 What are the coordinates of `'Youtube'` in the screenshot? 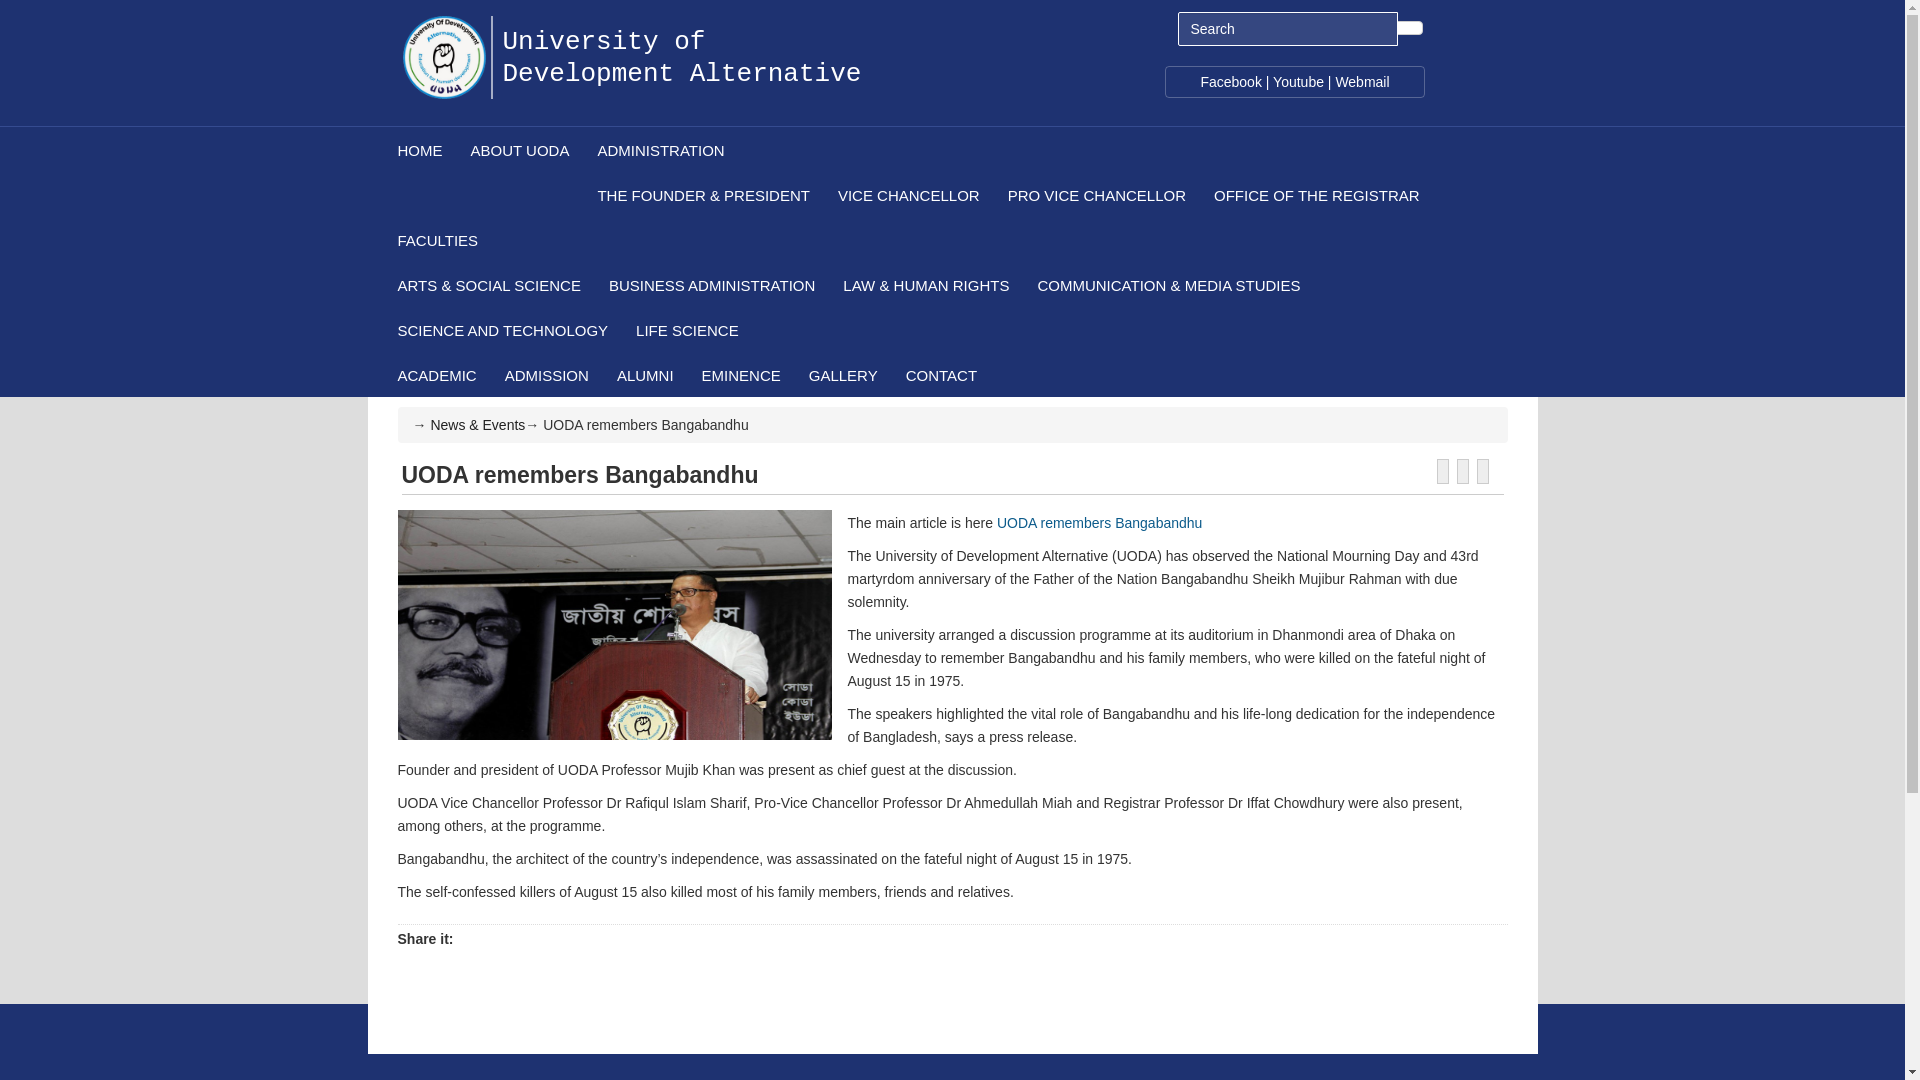 It's located at (1298, 80).